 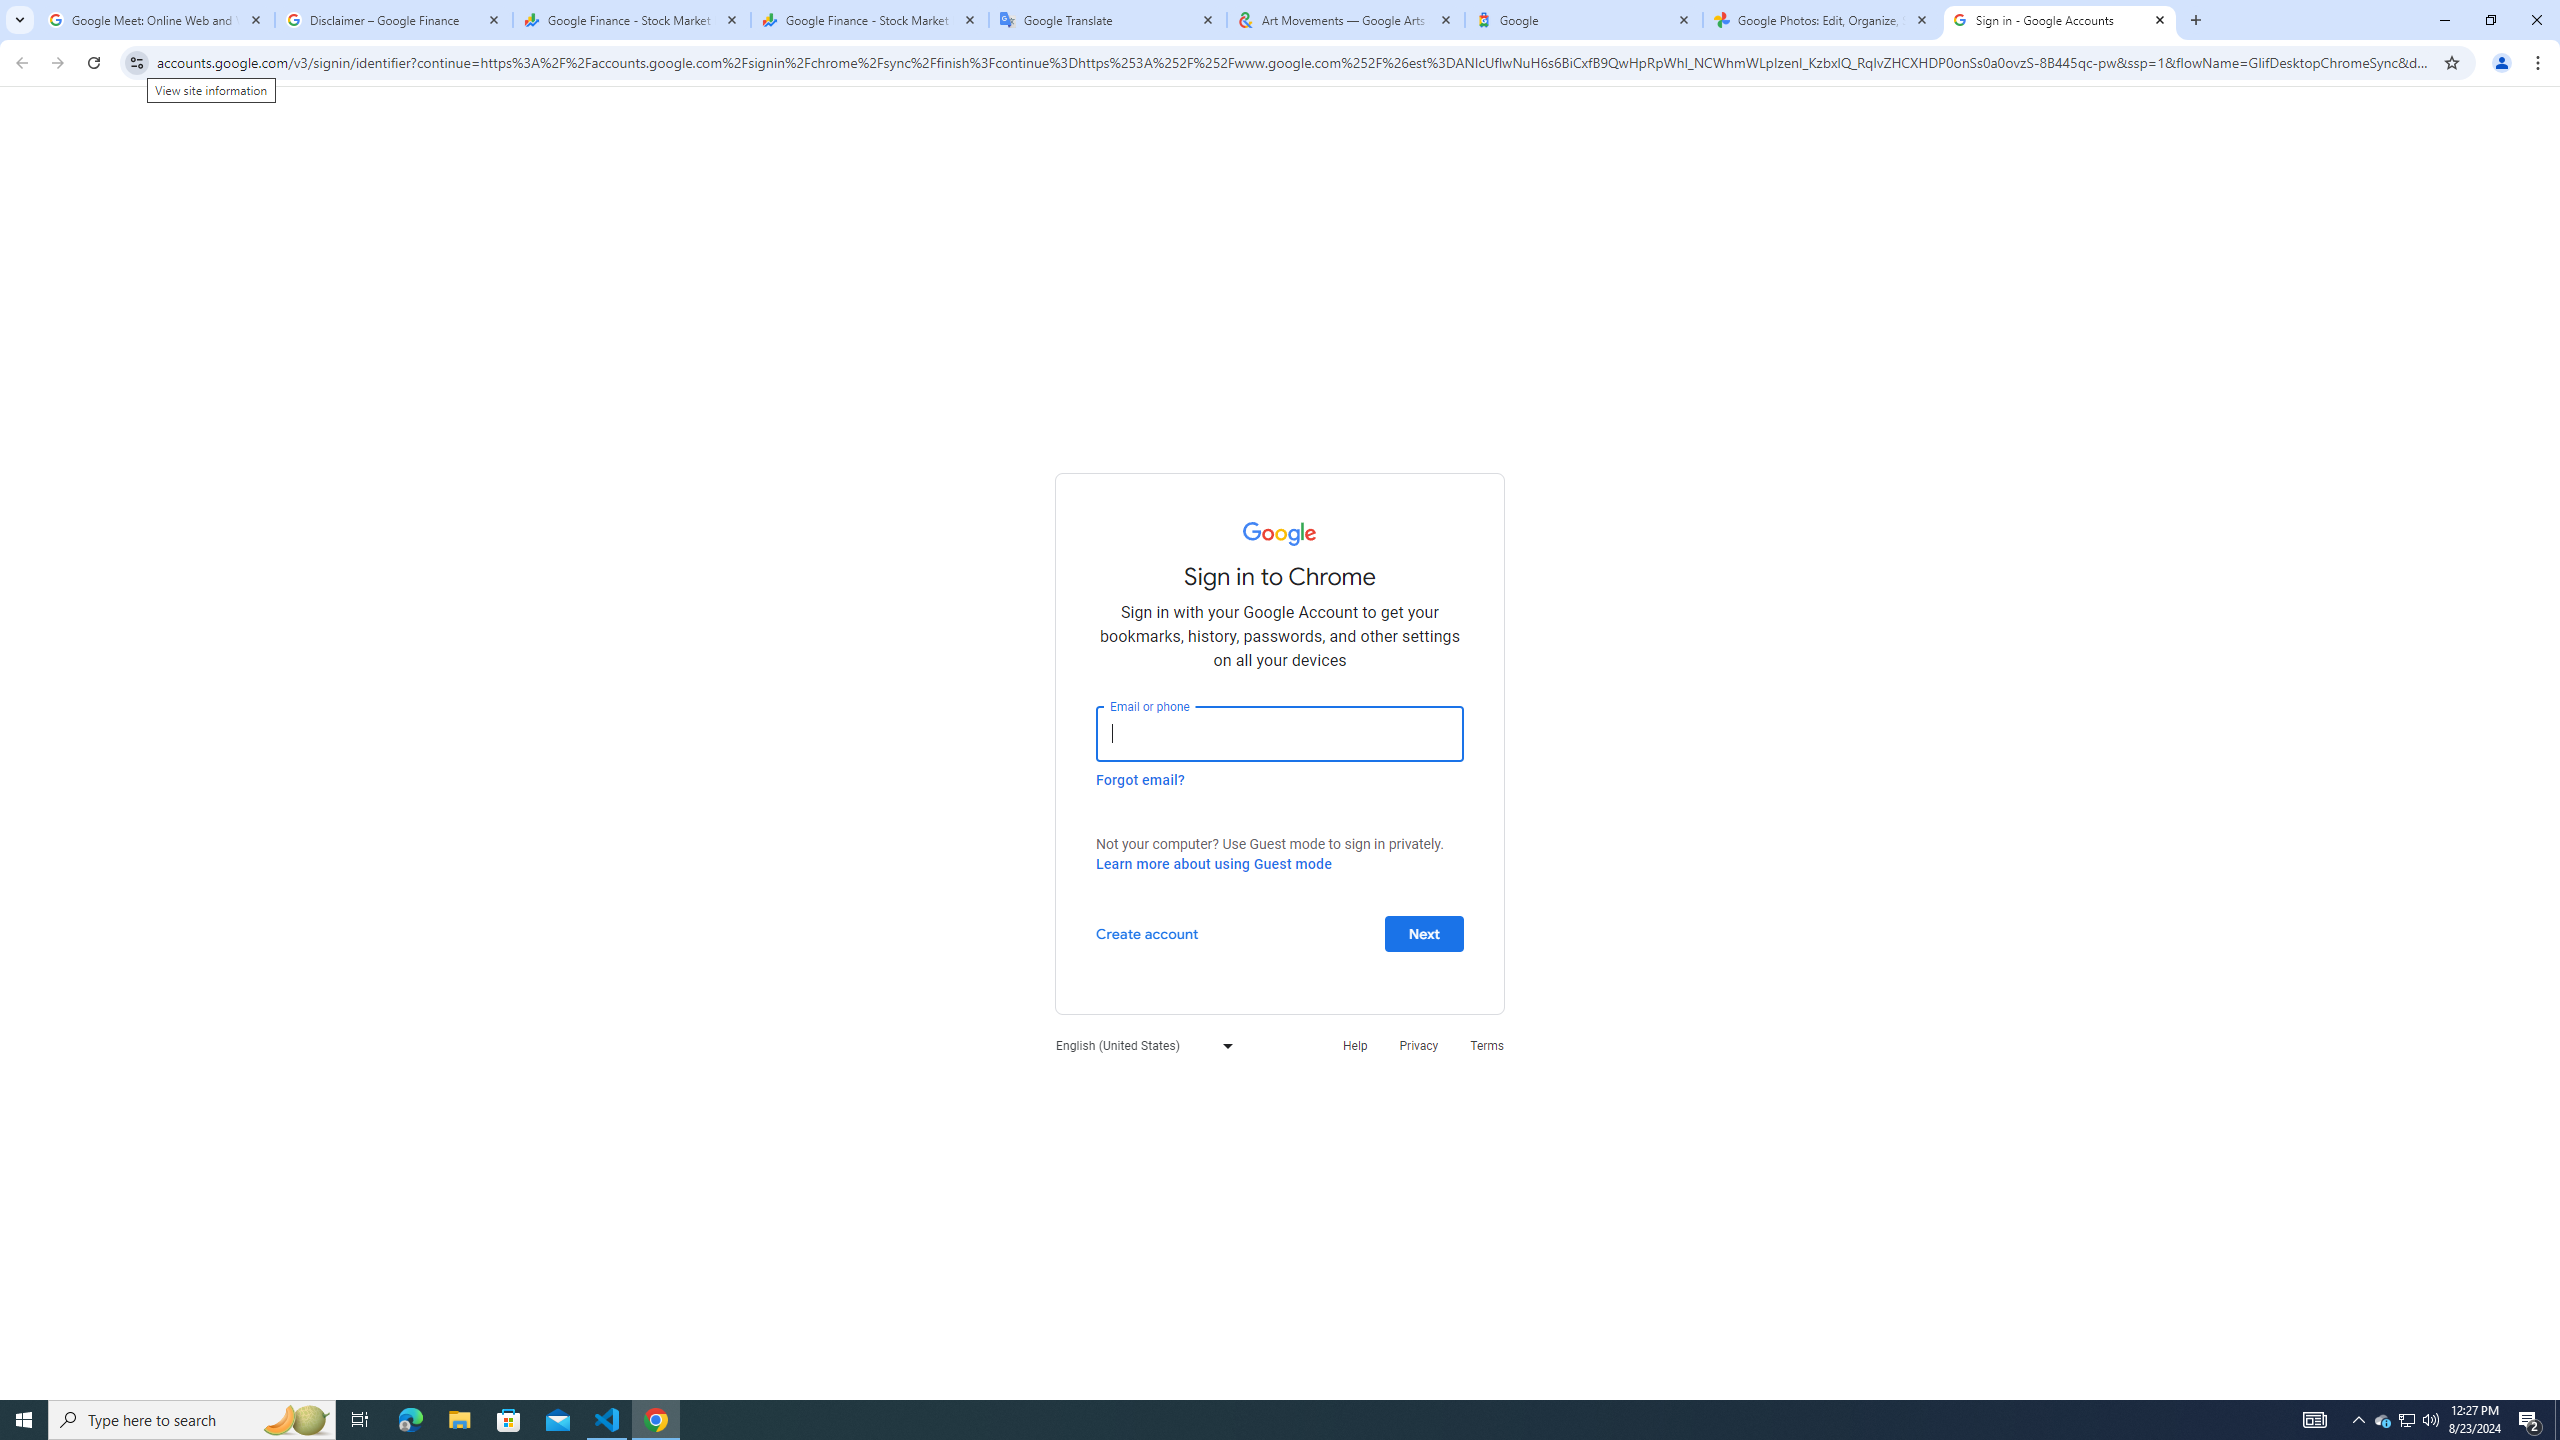 I want to click on 'Create account', so click(x=1145, y=932).